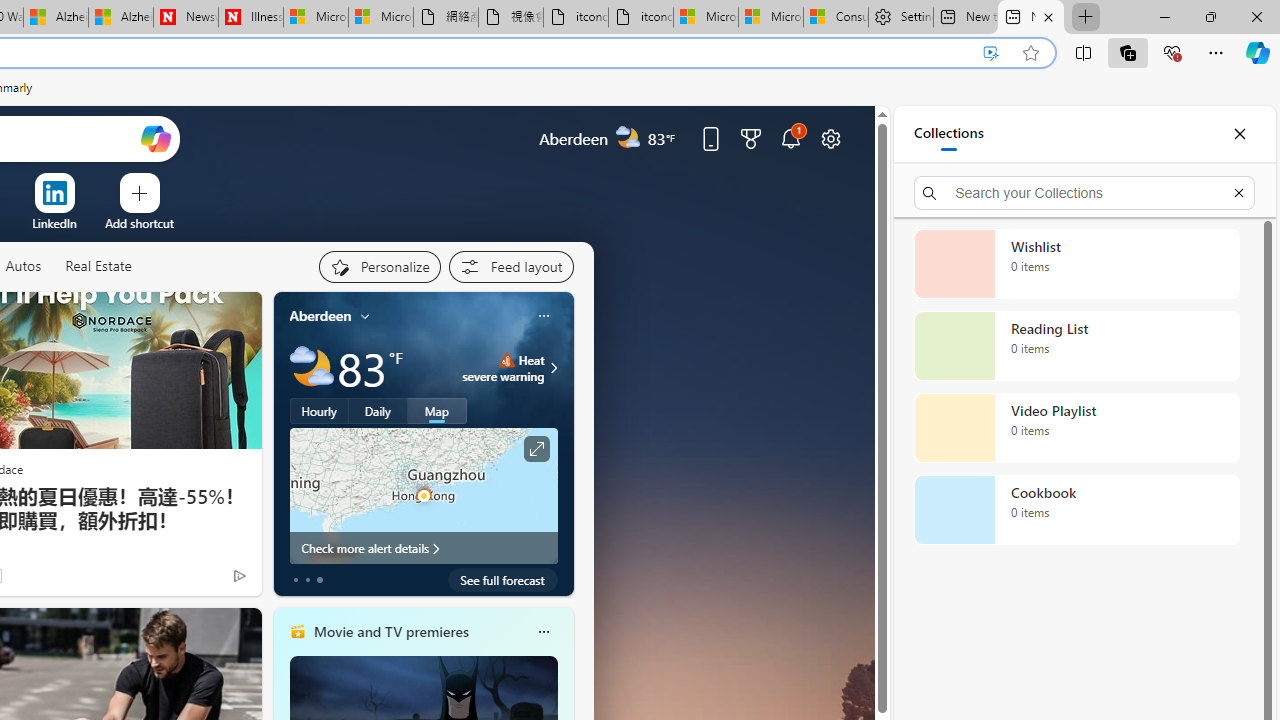  I want to click on 'Daily', so click(378, 410).